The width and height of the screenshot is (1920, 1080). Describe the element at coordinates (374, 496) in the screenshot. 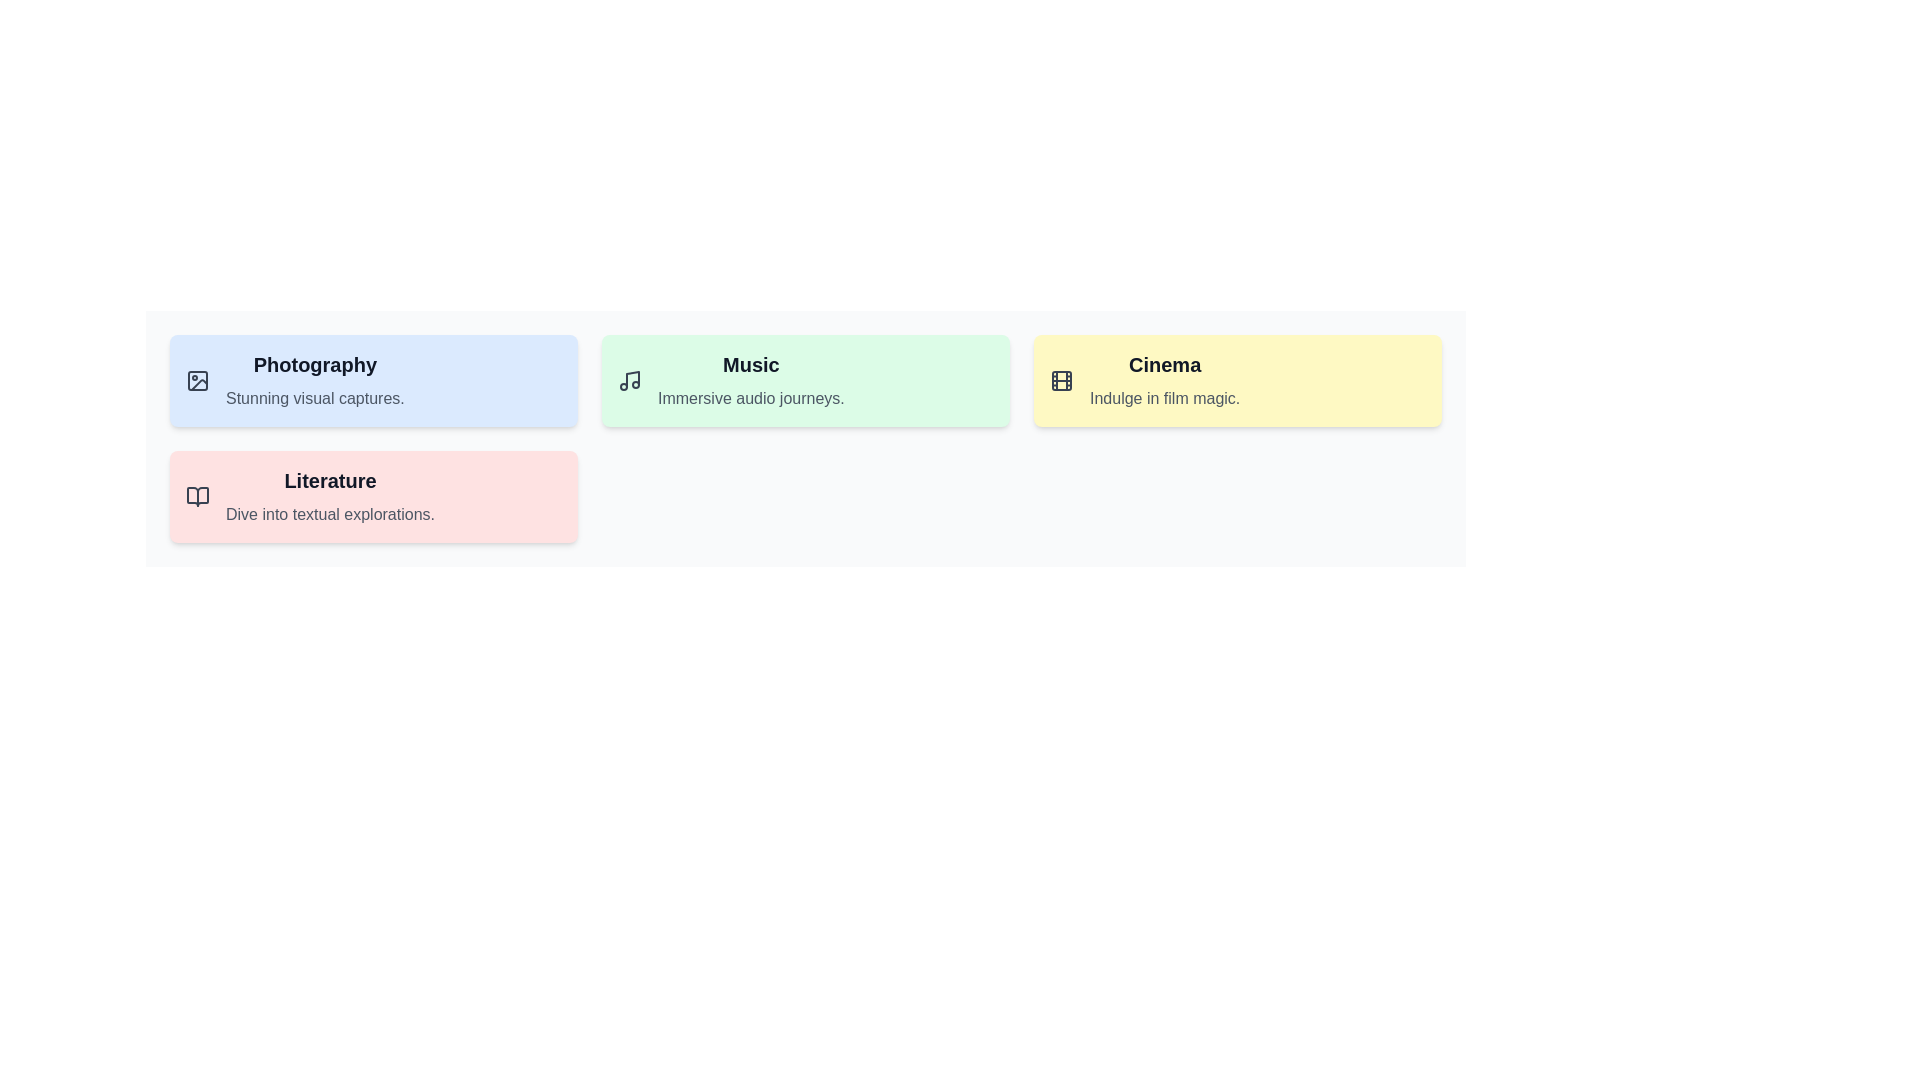

I see `the 'Literature' informational category card located in the bottom row of the grid layout` at that location.